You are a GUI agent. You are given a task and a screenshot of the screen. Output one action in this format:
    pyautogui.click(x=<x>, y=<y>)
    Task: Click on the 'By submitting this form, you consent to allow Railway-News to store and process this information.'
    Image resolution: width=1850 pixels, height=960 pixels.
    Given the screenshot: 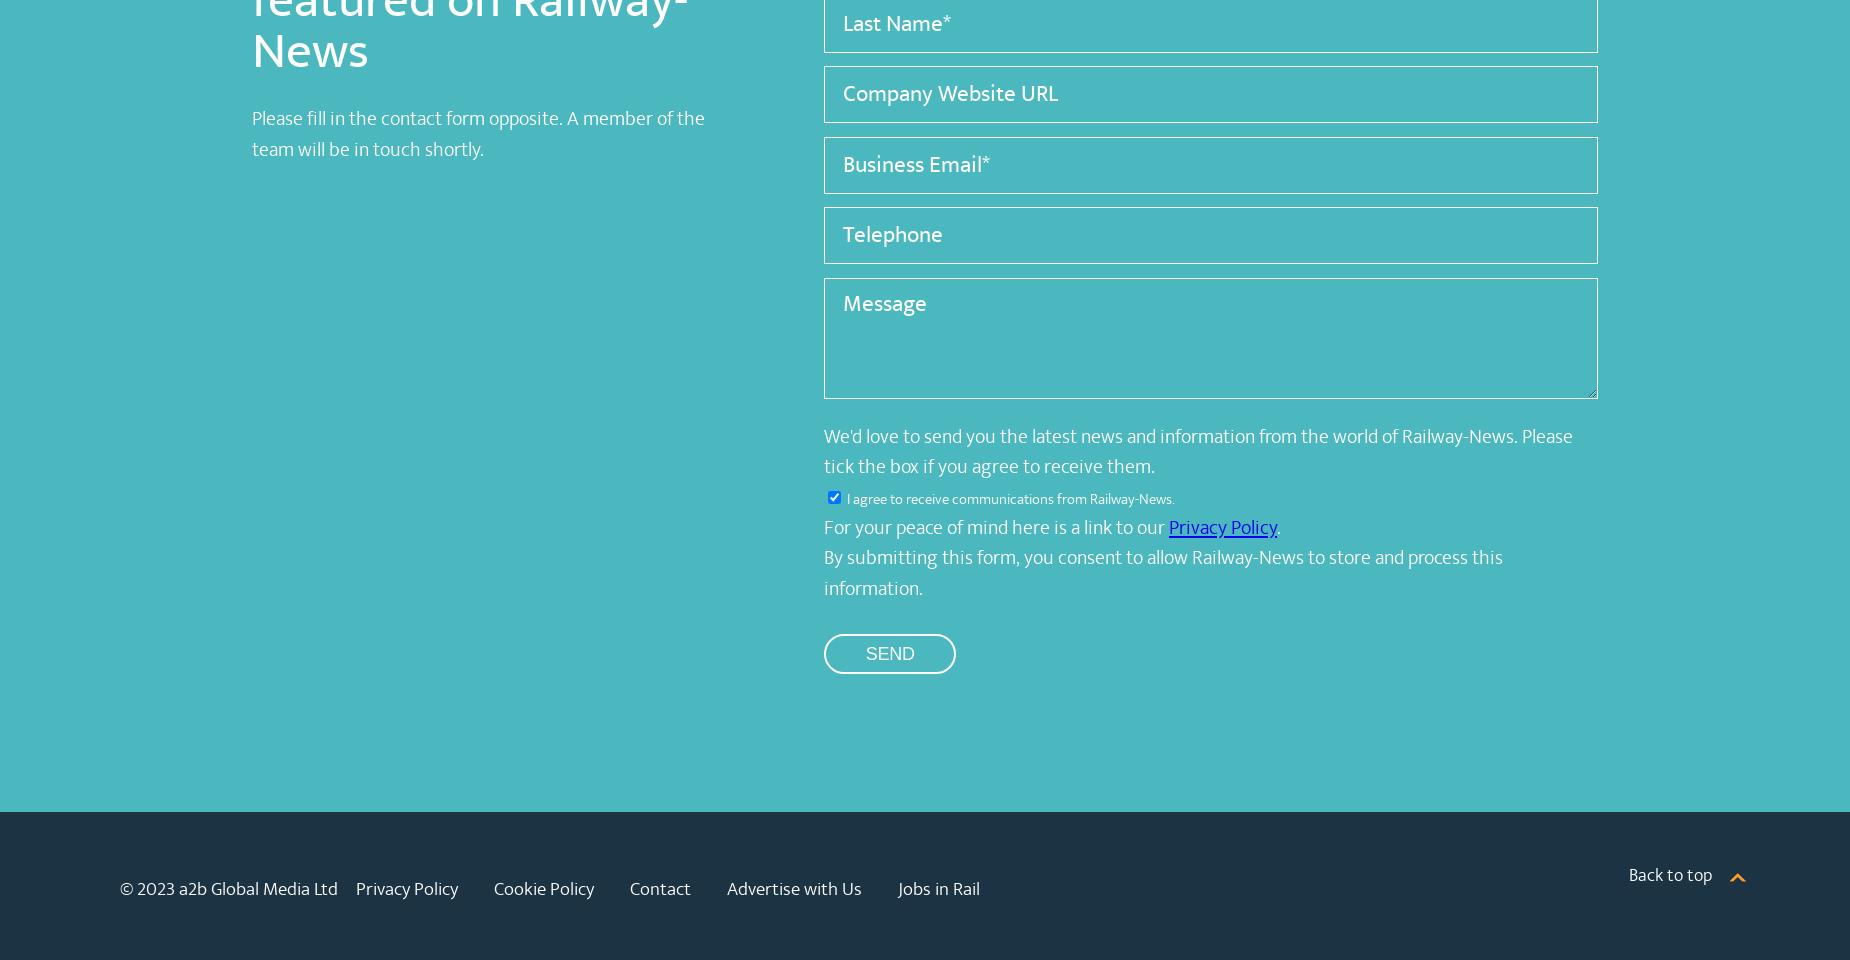 What is the action you would take?
    pyautogui.click(x=1162, y=573)
    